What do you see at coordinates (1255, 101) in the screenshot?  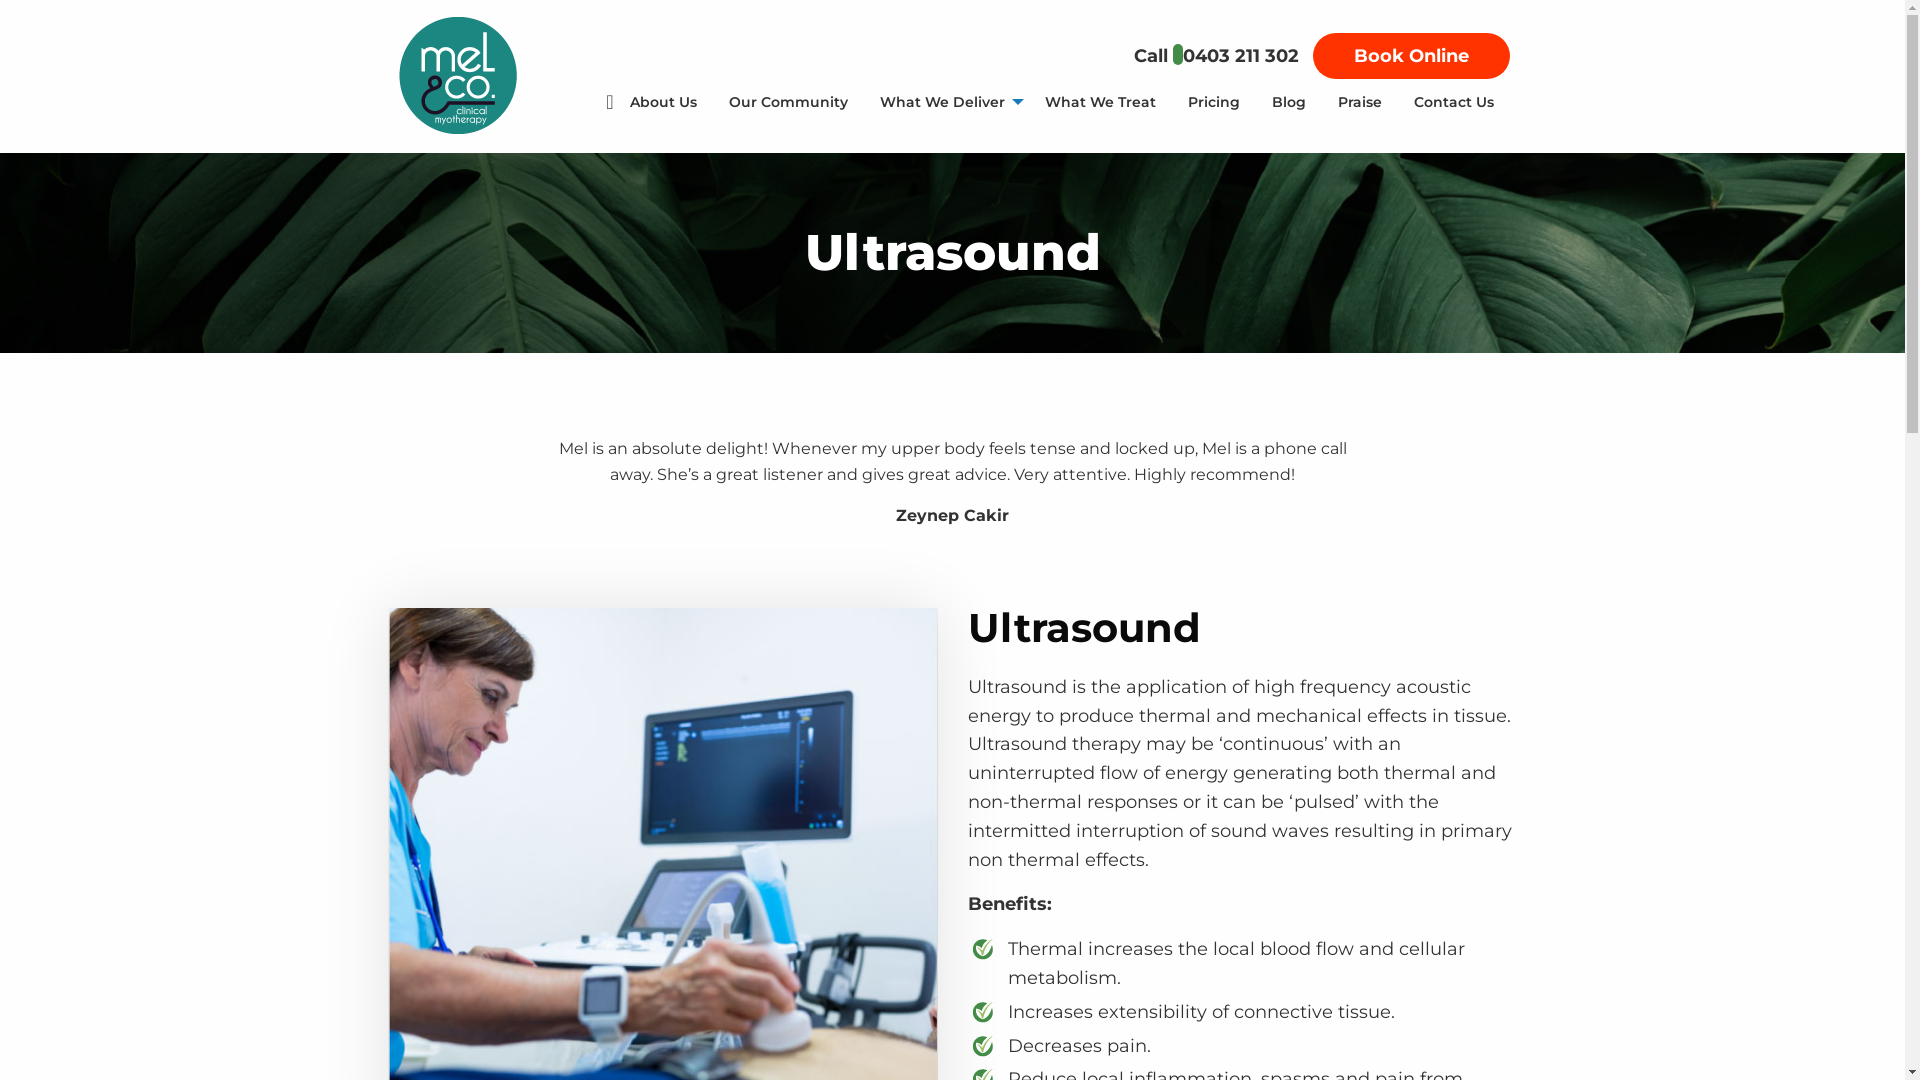 I see `'Blog'` at bounding box center [1255, 101].